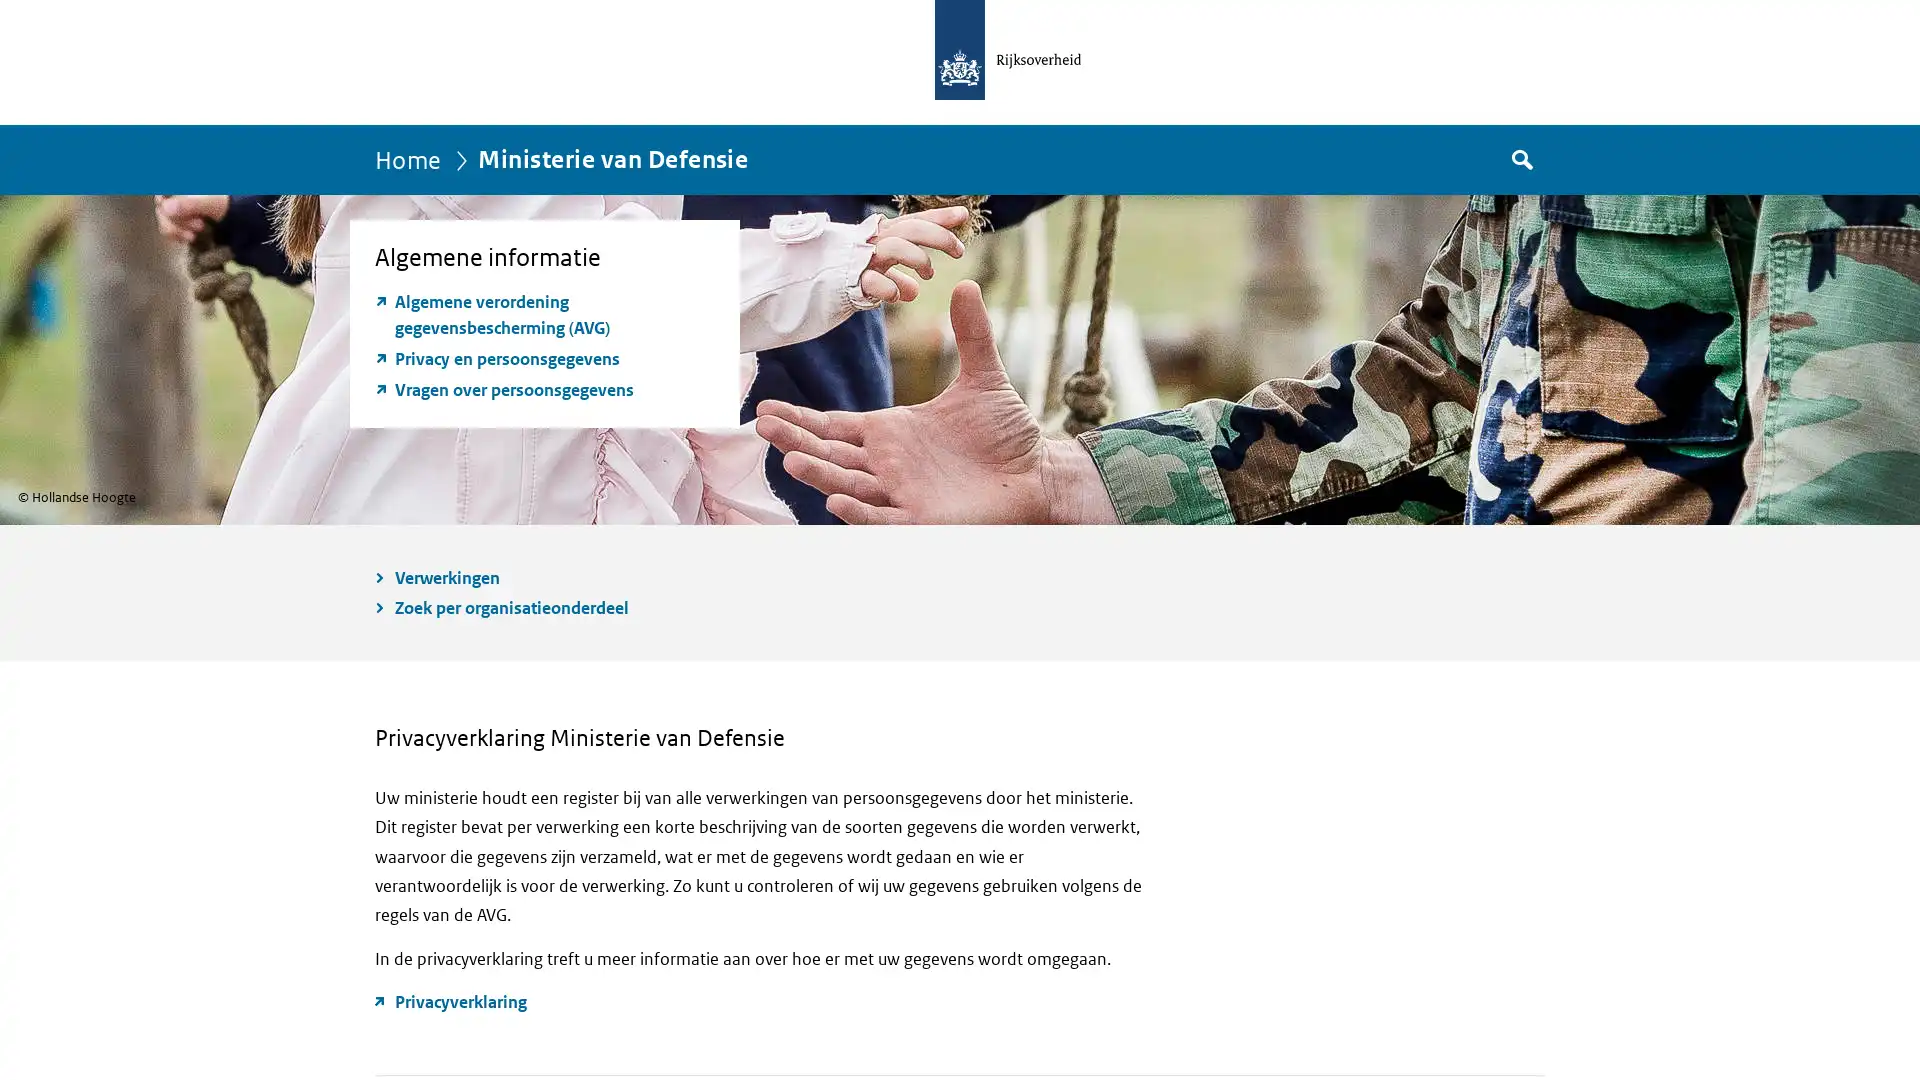  I want to click on Zoek, so click(1520, 158).